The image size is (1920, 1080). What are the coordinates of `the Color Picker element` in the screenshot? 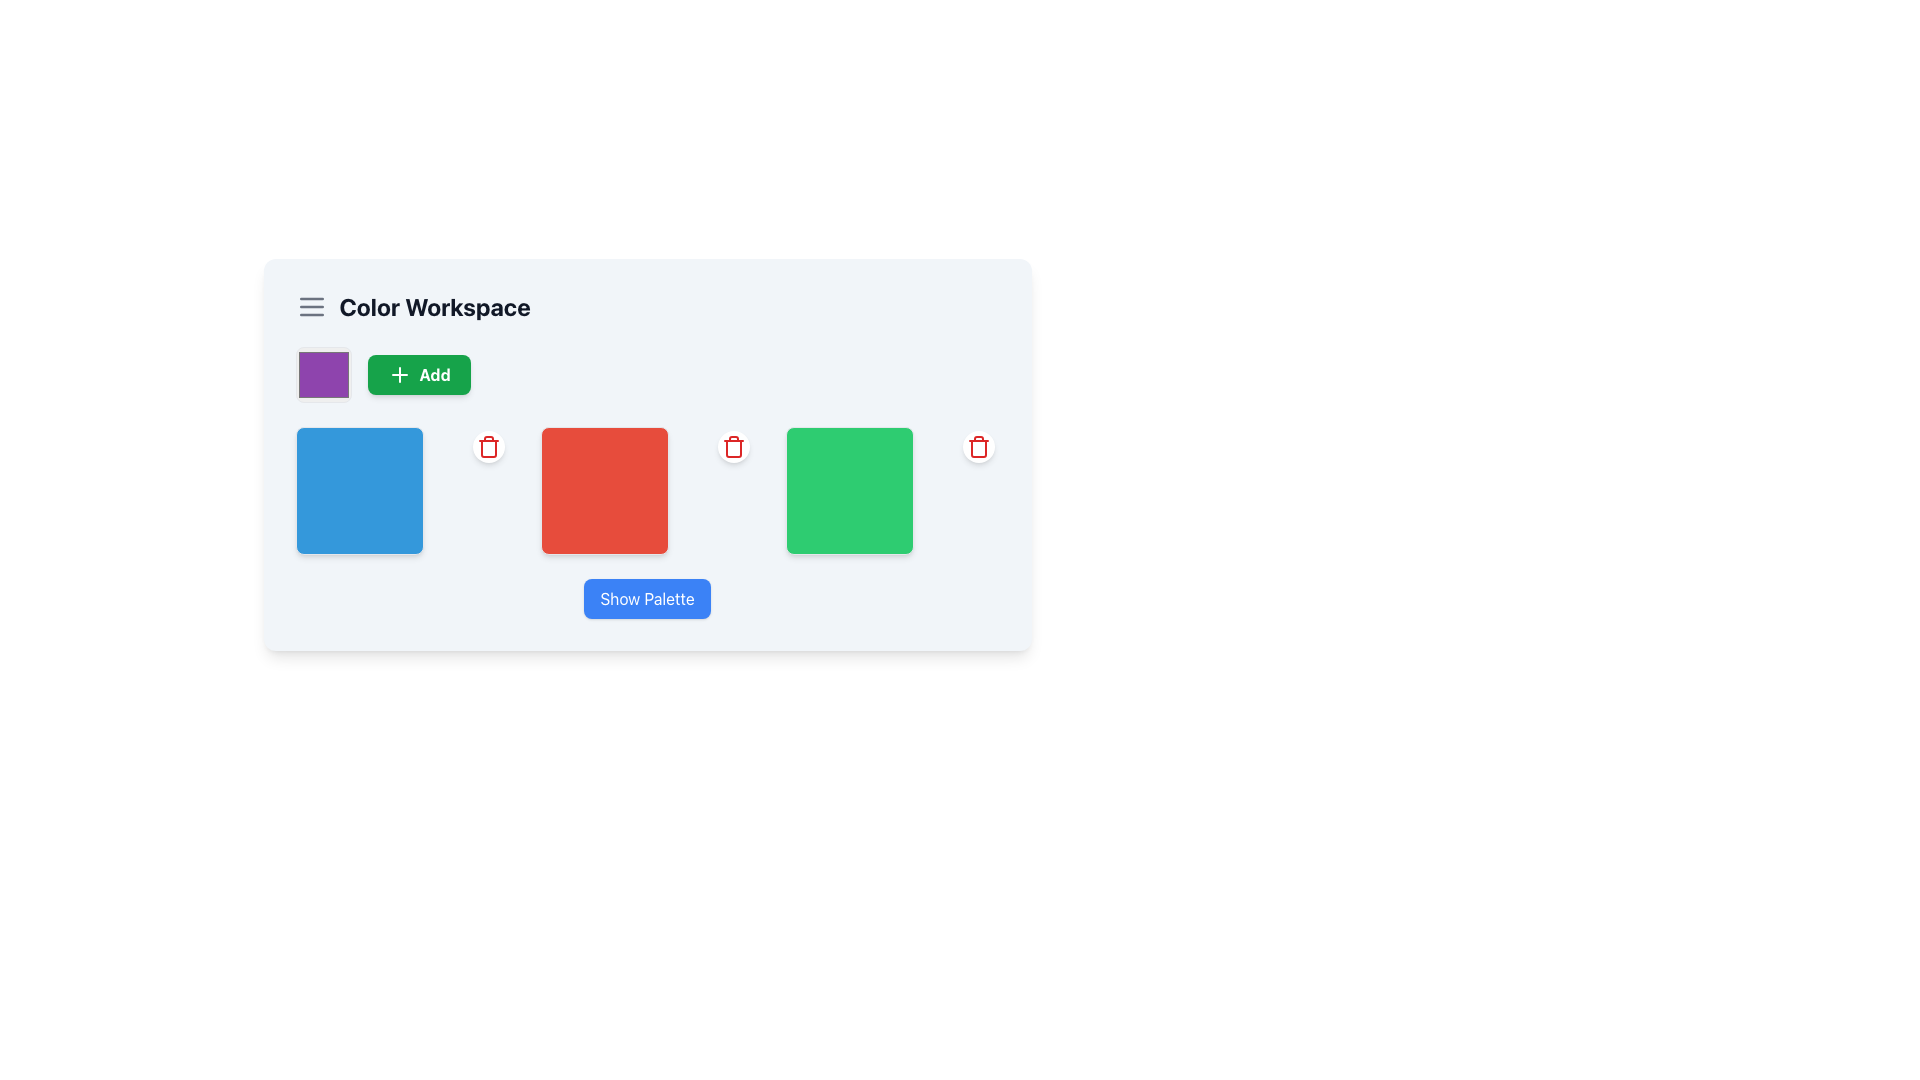 It's located at (323, 374).